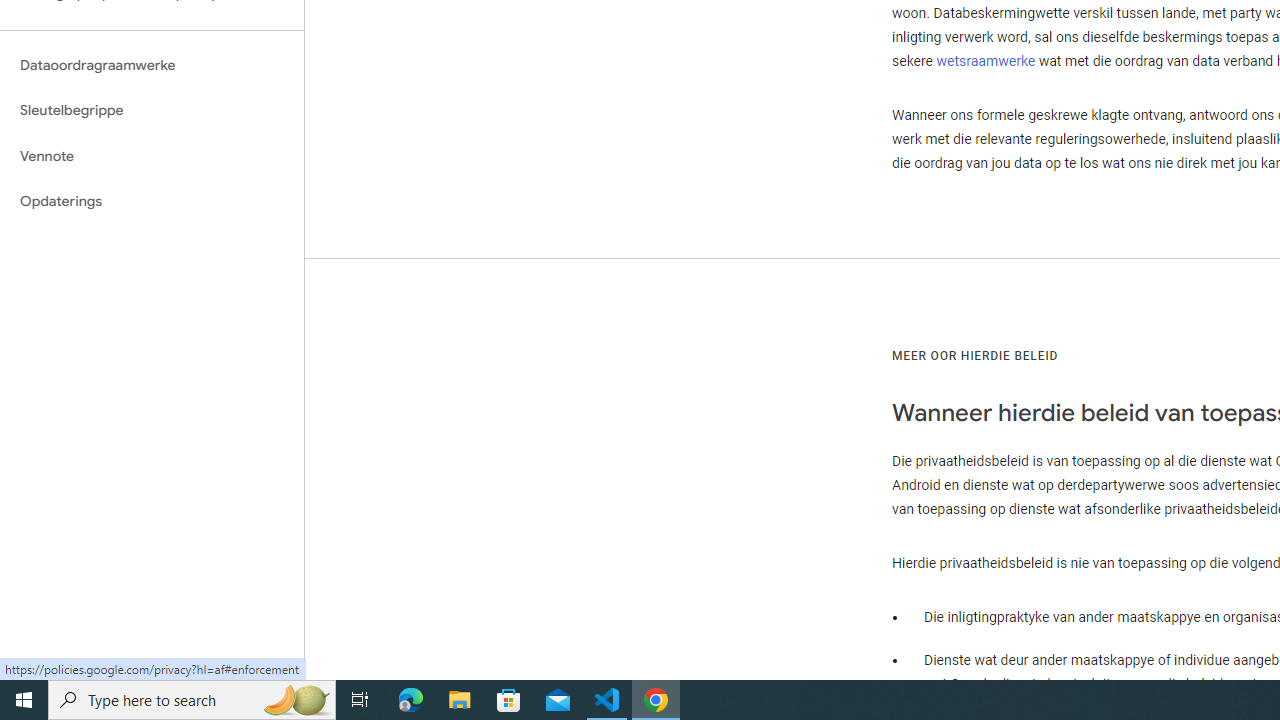  What do you see at coordinates (151, 64) in the screenshot?
I see `'Dataoordragraamwerke'` at bounding box center [151, 64].